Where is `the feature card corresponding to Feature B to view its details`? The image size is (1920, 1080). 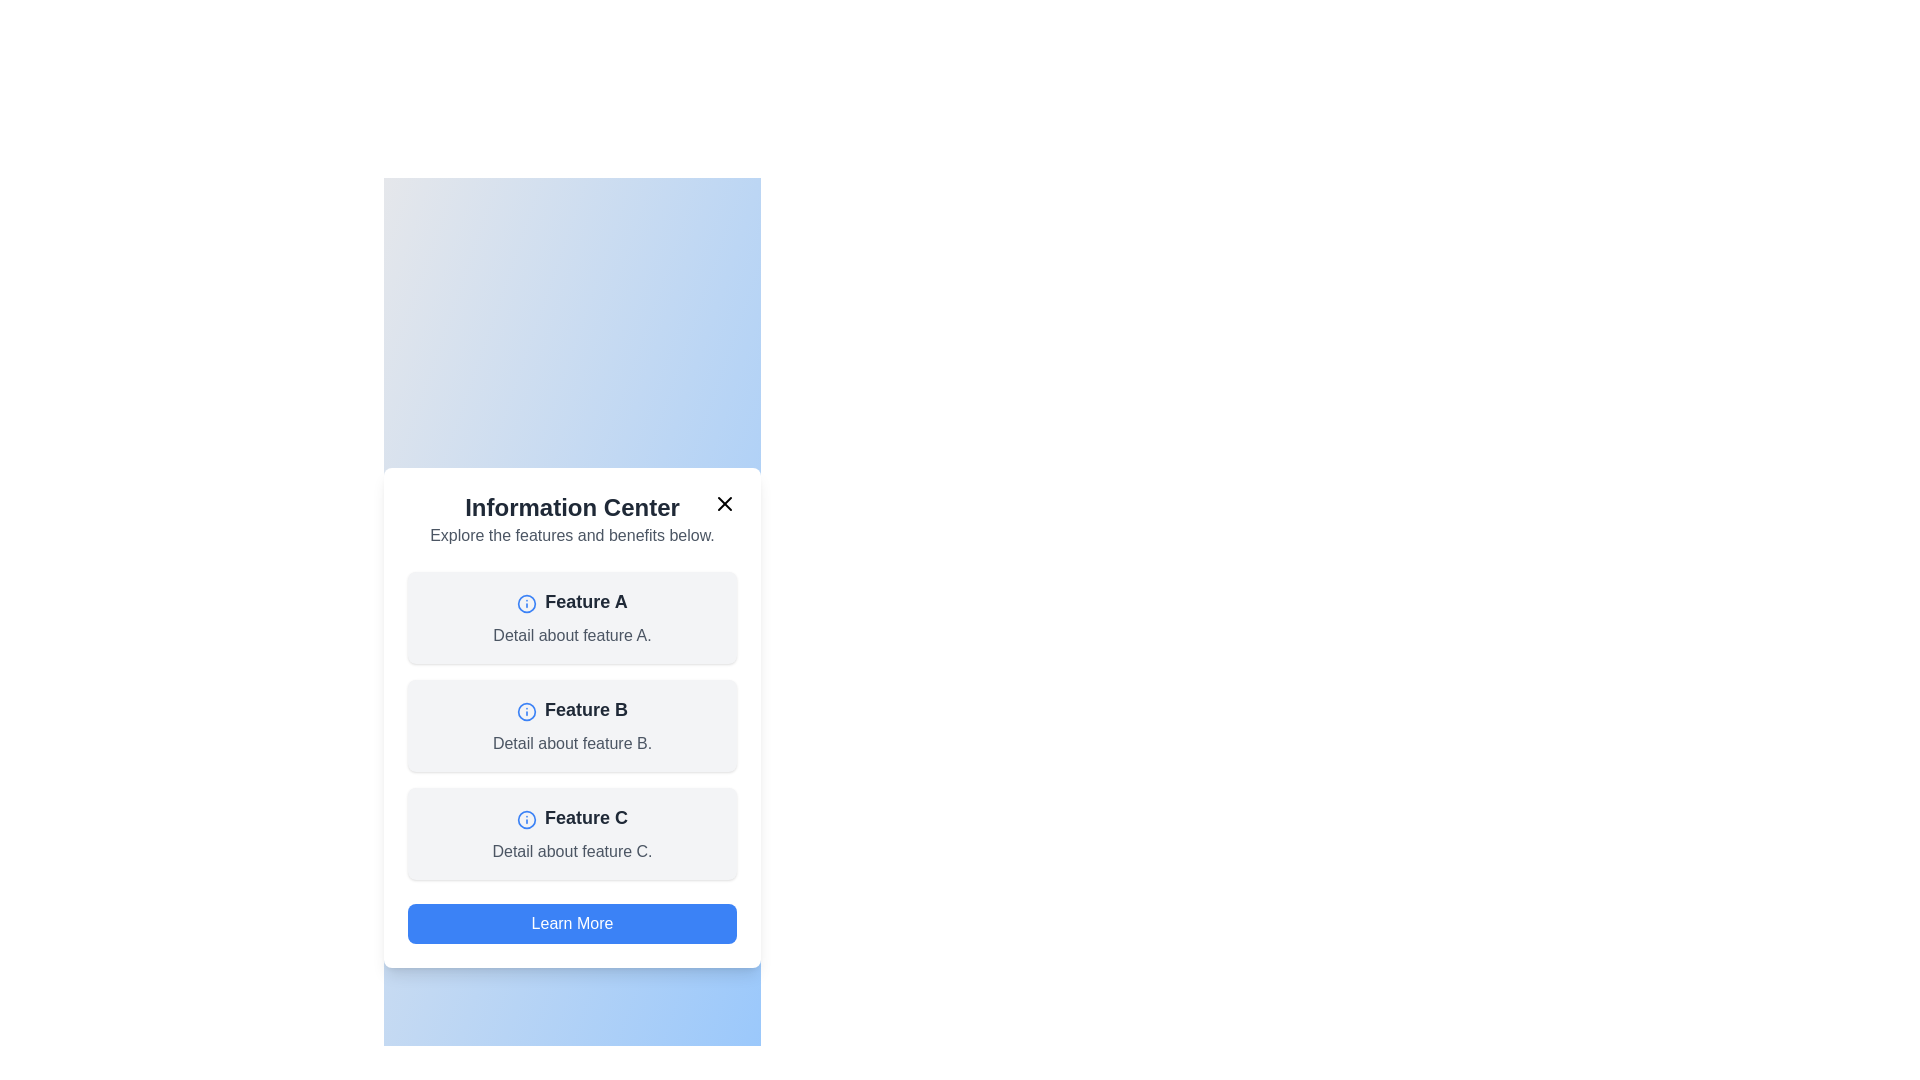
the feature card corresponding to Feature B to view its details is located at coordinates (571, 725).